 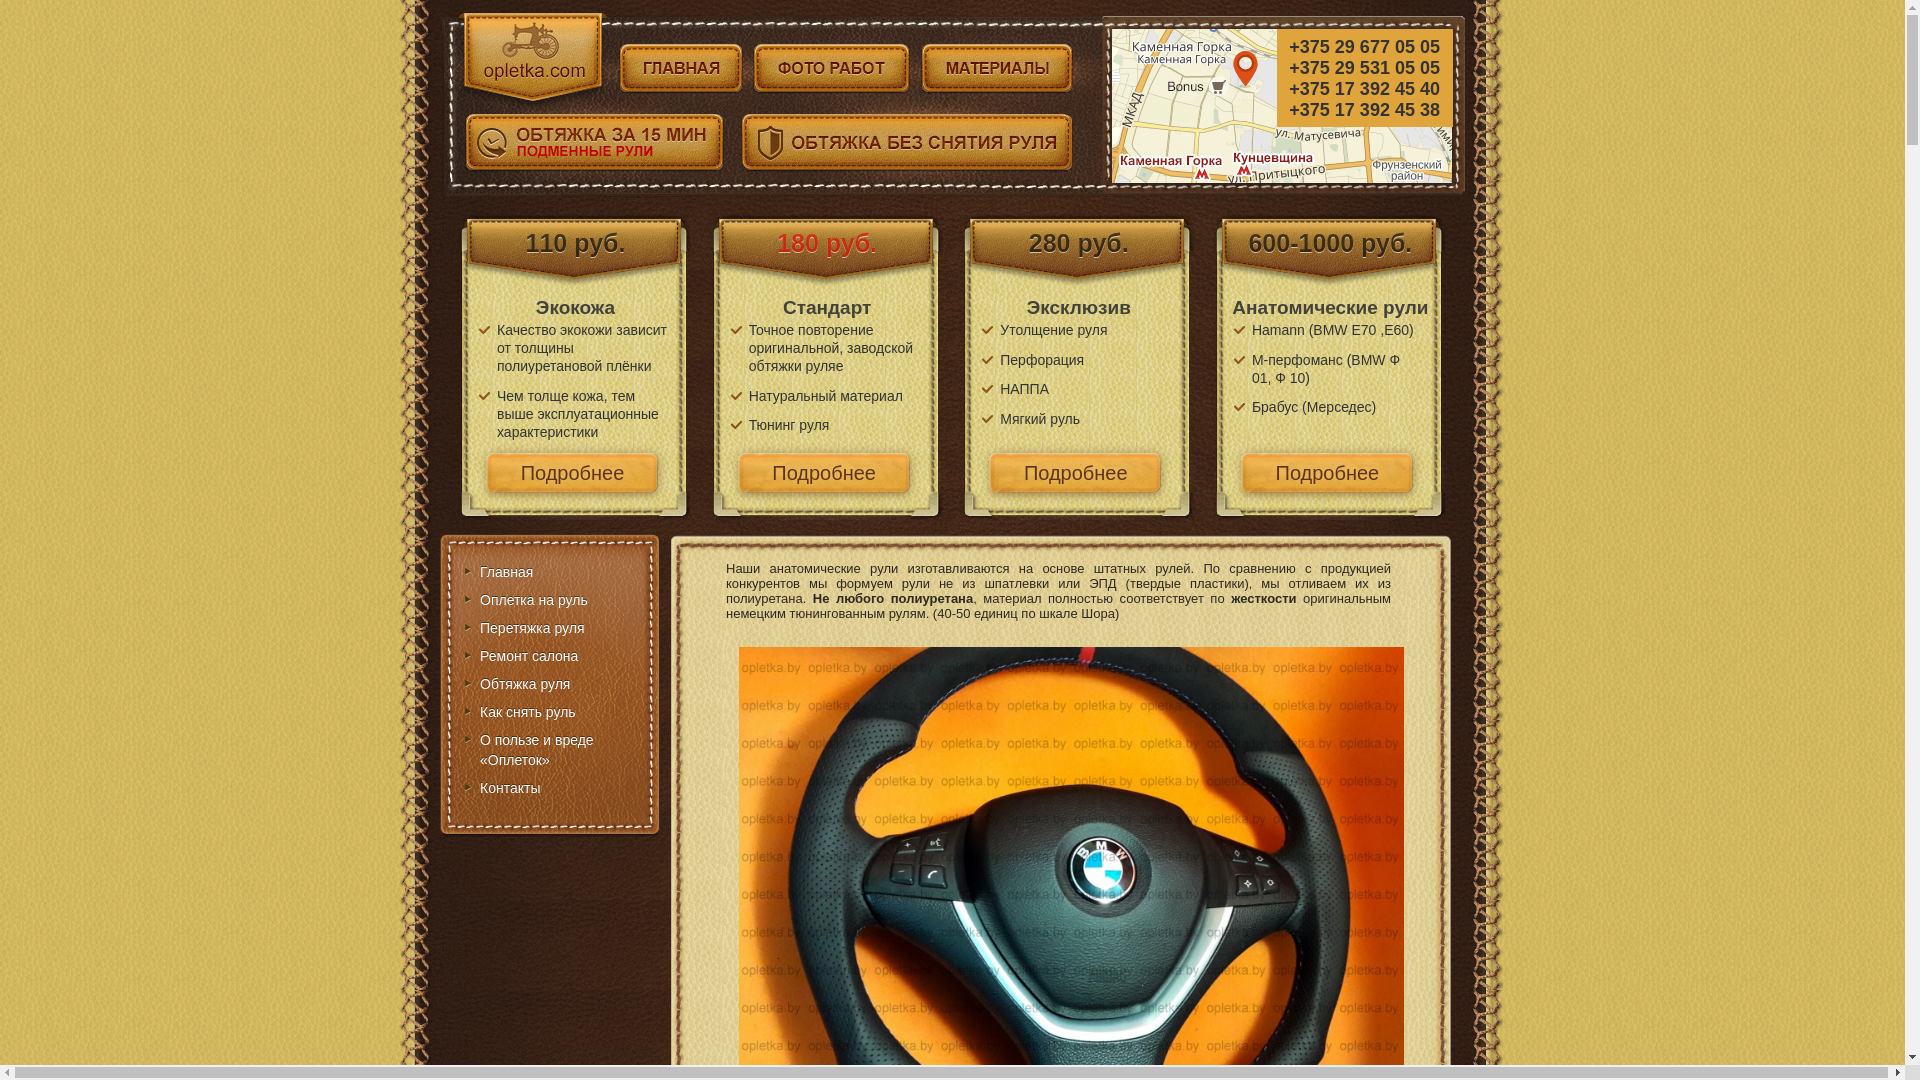 I want to click on '+375 29 677 05 05', so click(x=1363, y=46).